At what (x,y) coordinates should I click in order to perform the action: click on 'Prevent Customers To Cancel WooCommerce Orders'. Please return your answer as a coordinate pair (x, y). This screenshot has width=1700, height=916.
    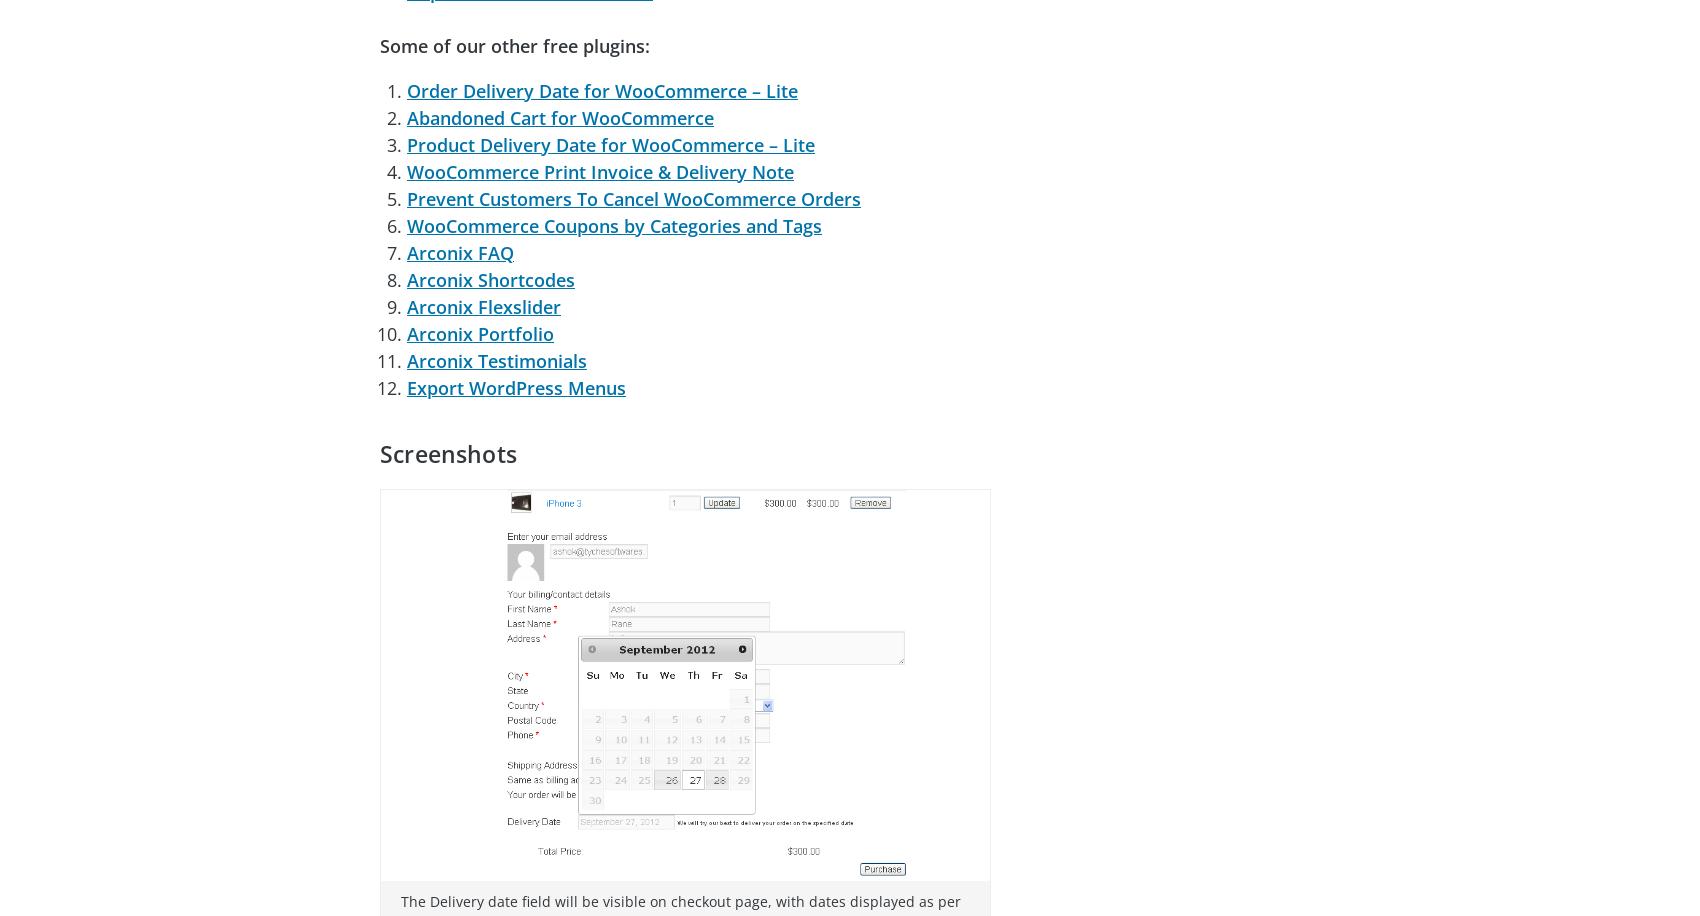
    Looking at the image, I should click on (632, 197).